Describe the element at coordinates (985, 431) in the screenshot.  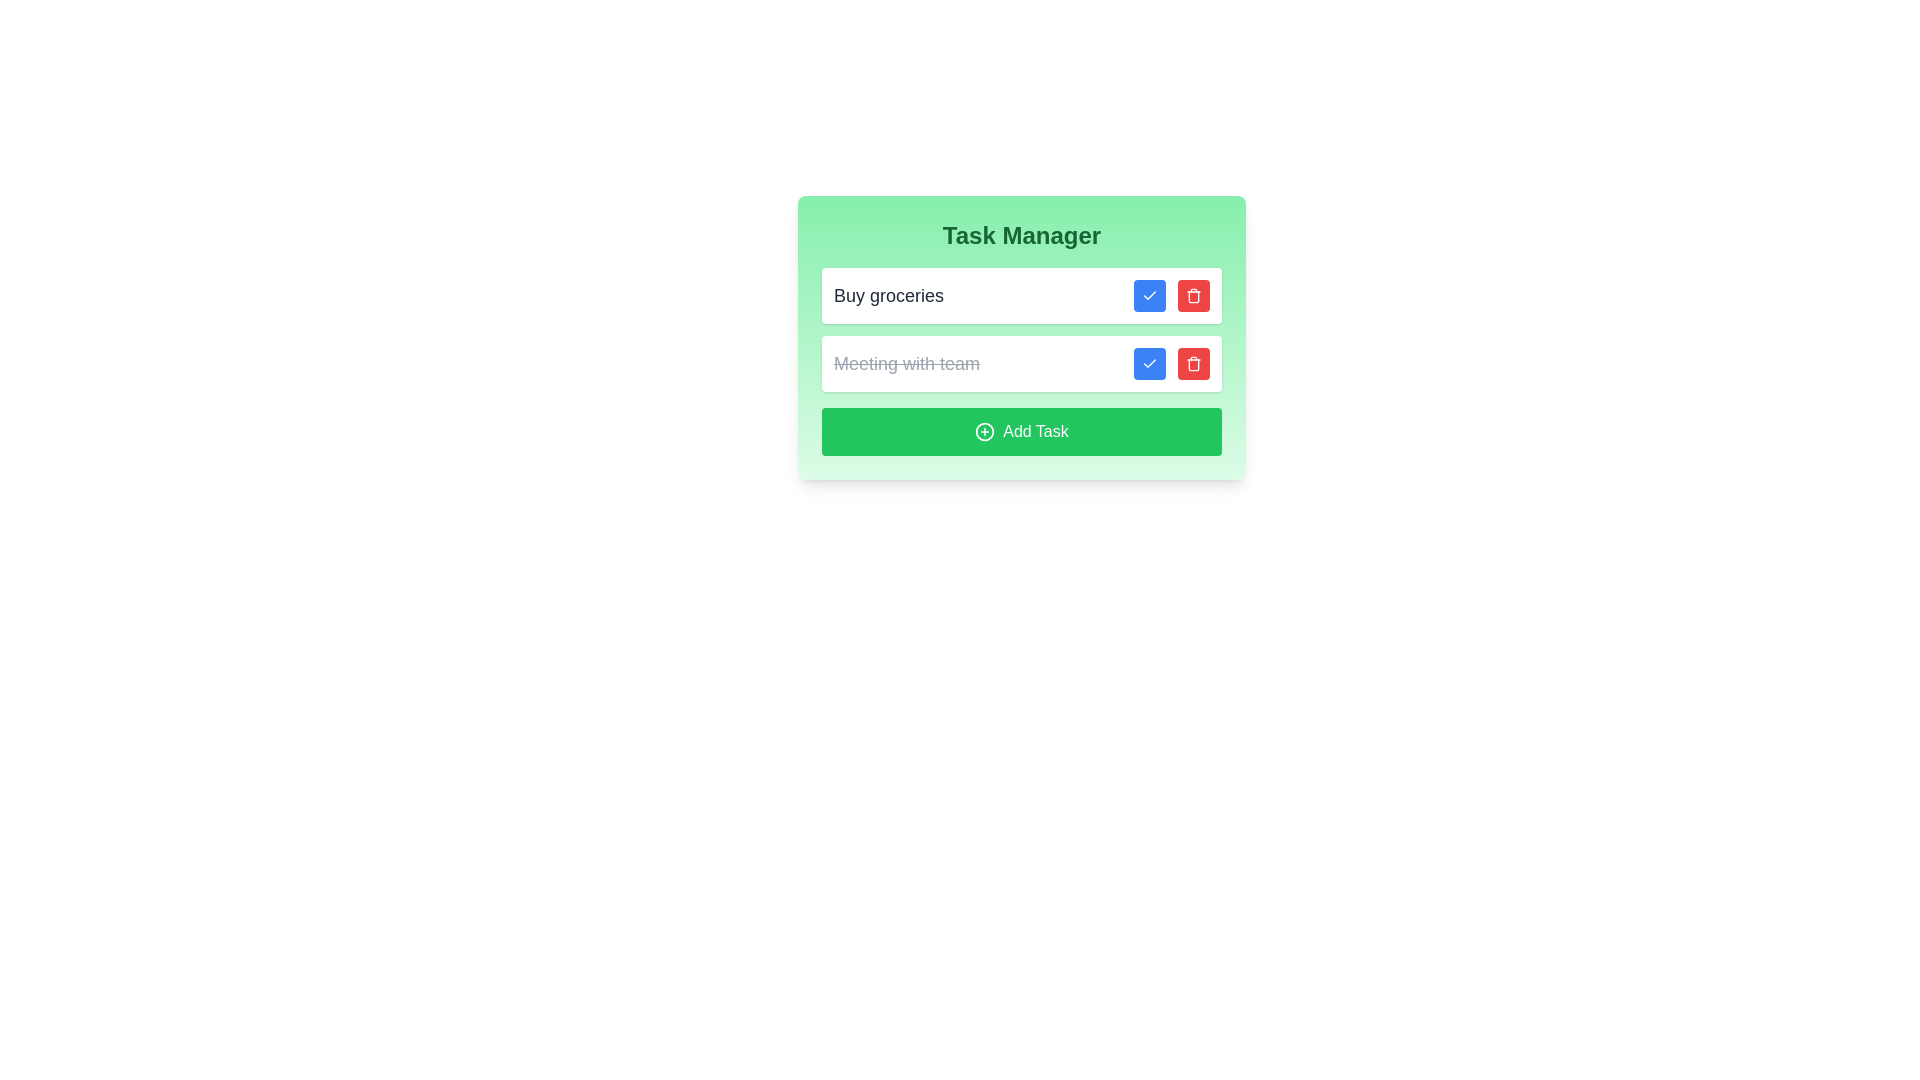
I see `the circular icon with a plus sign inside it, which is located within the 'Add Task' button at the left side of the button text` at that location.